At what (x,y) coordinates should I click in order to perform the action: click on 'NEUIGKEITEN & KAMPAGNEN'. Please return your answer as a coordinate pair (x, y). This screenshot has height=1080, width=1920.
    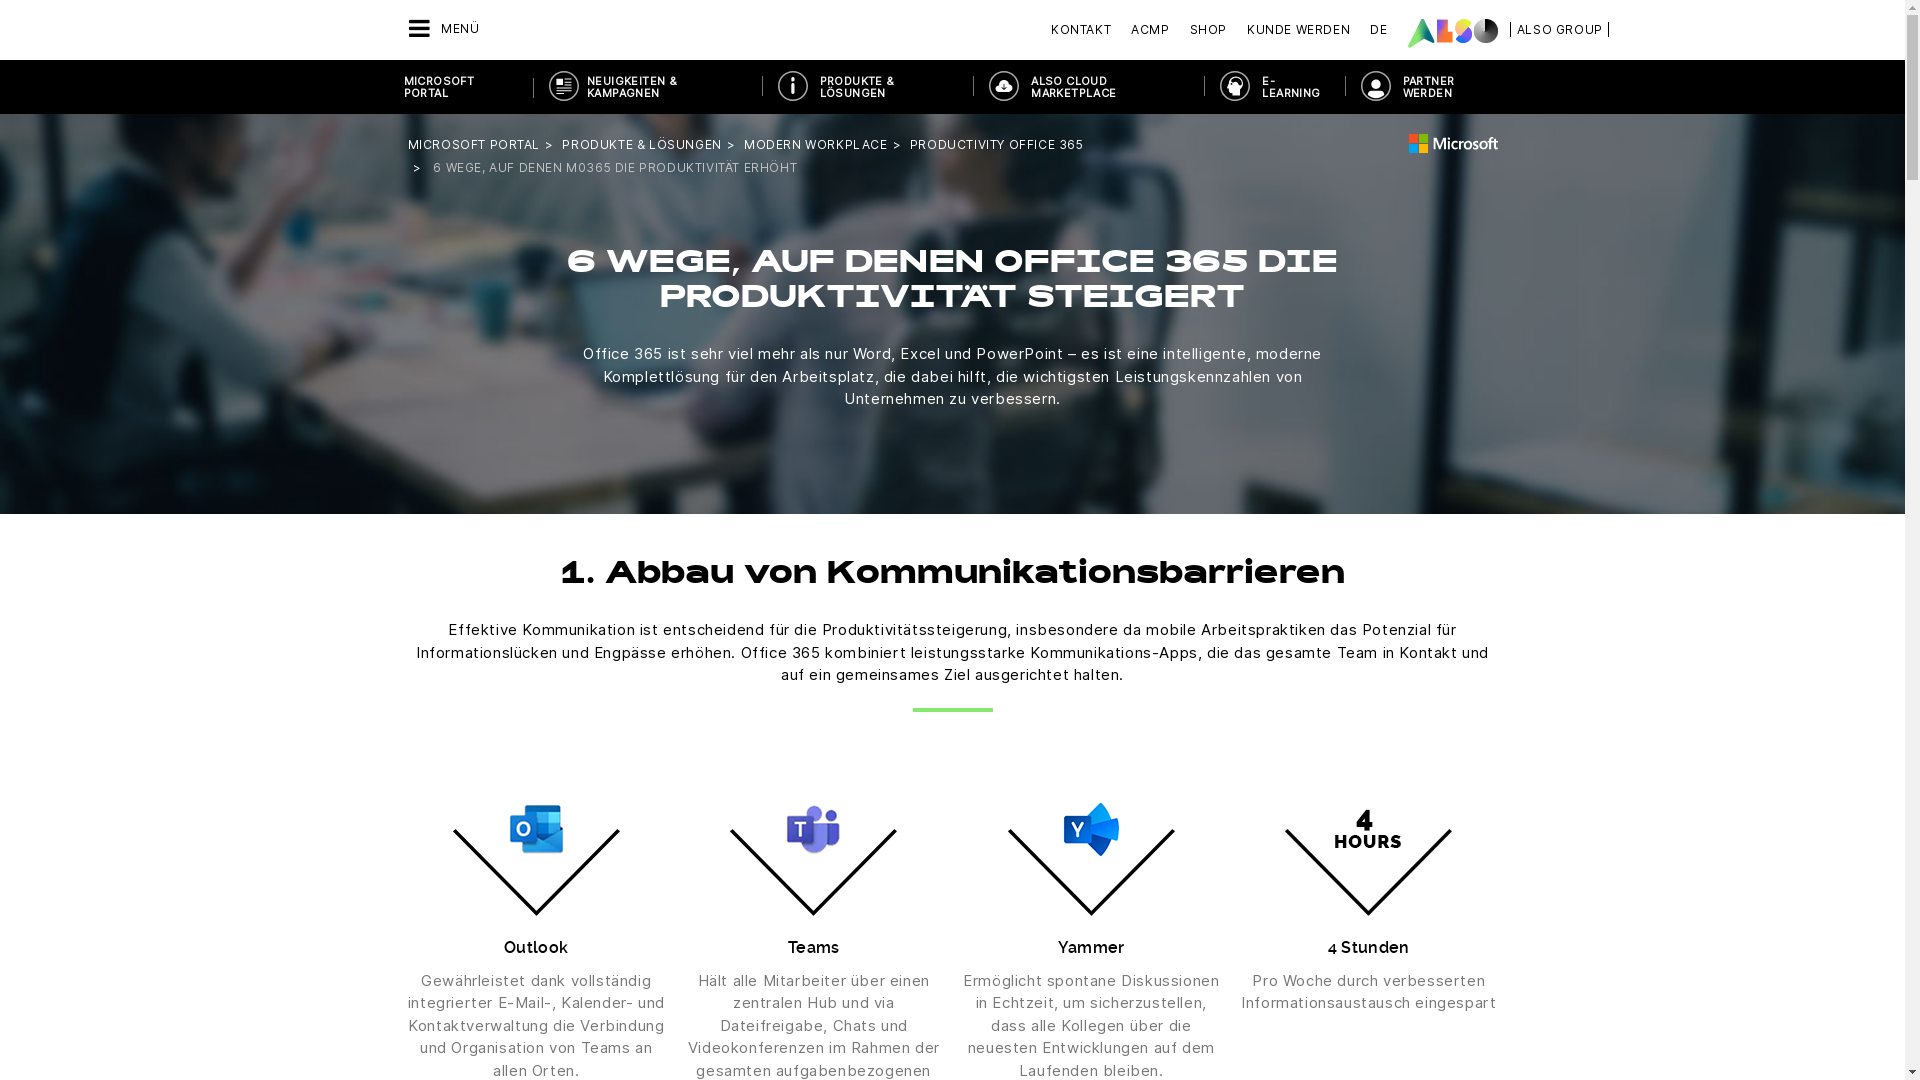
    Looking at the image, I should click on (647, 86).